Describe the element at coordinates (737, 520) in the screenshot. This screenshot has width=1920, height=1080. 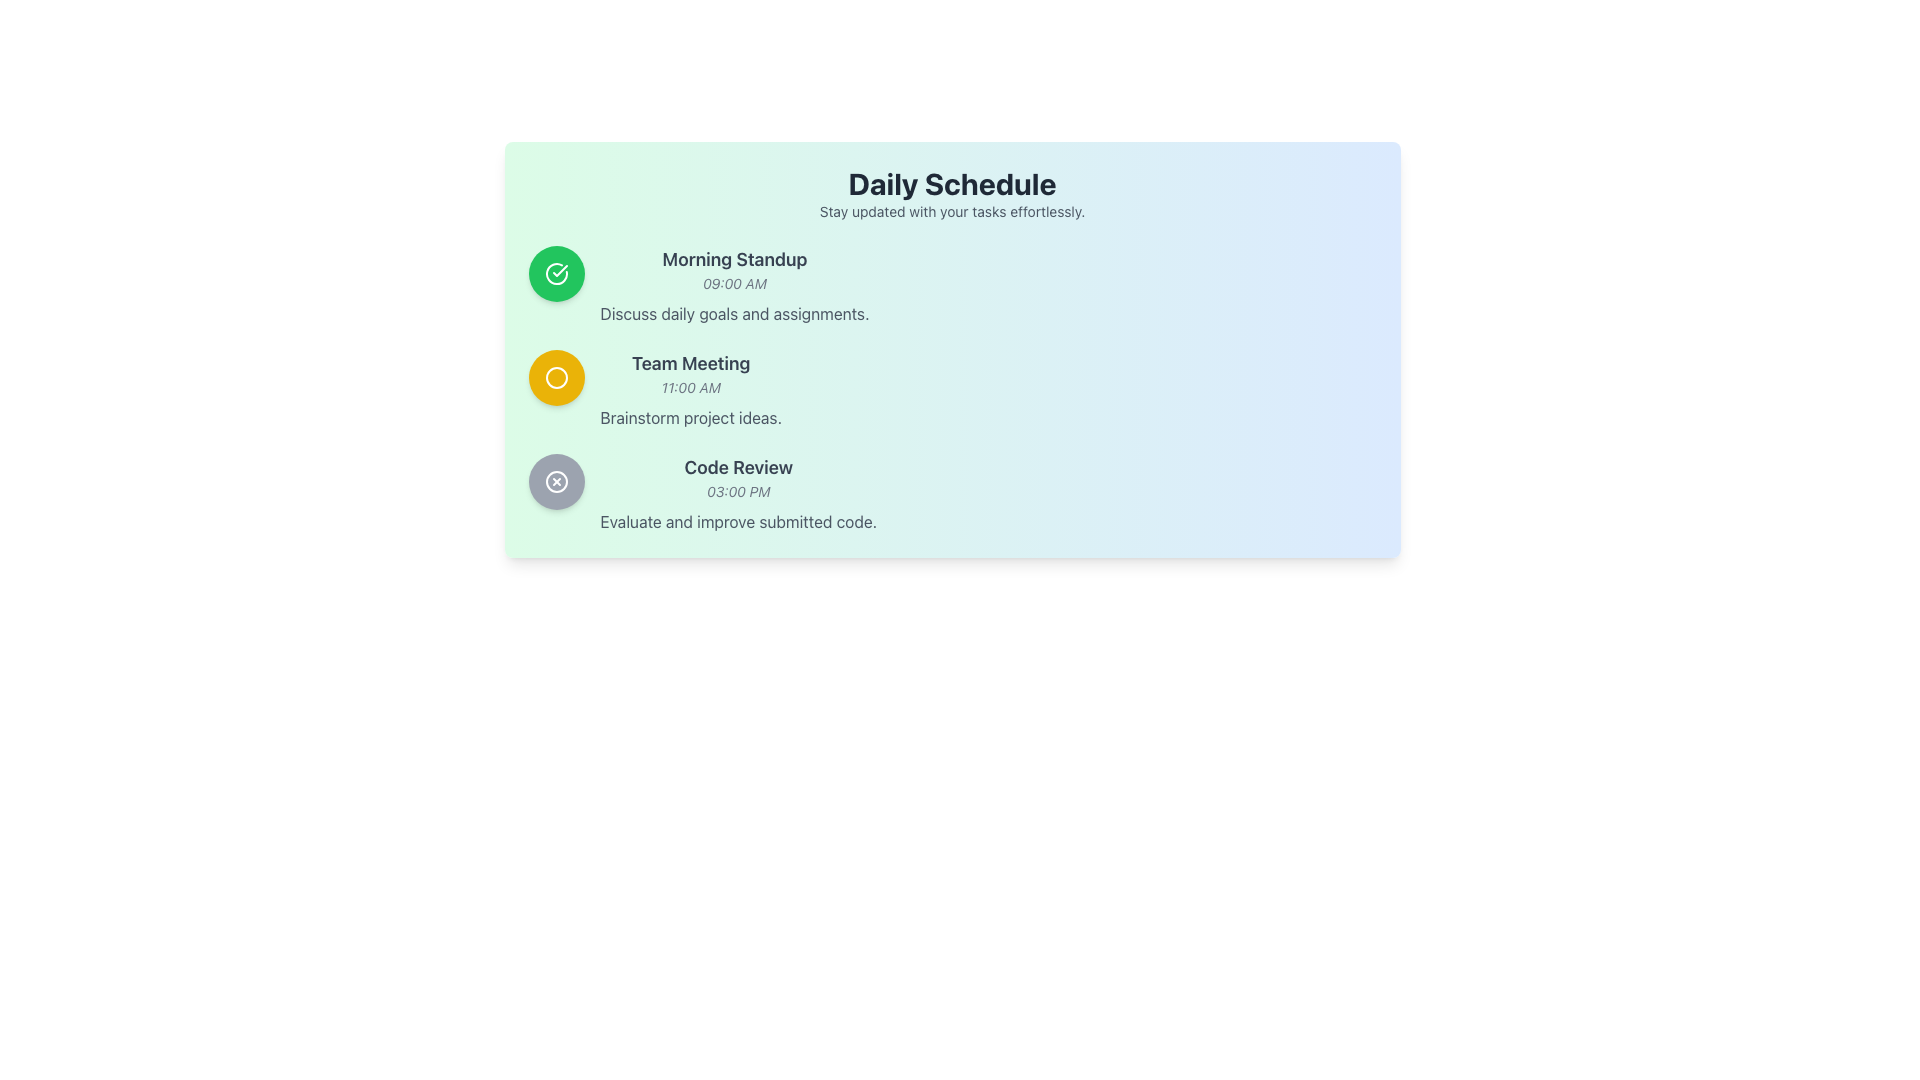
I see `the descriptive text element located at the bottom of the 'Code Review' section in the 'Daily Schedule' interface` at that location.